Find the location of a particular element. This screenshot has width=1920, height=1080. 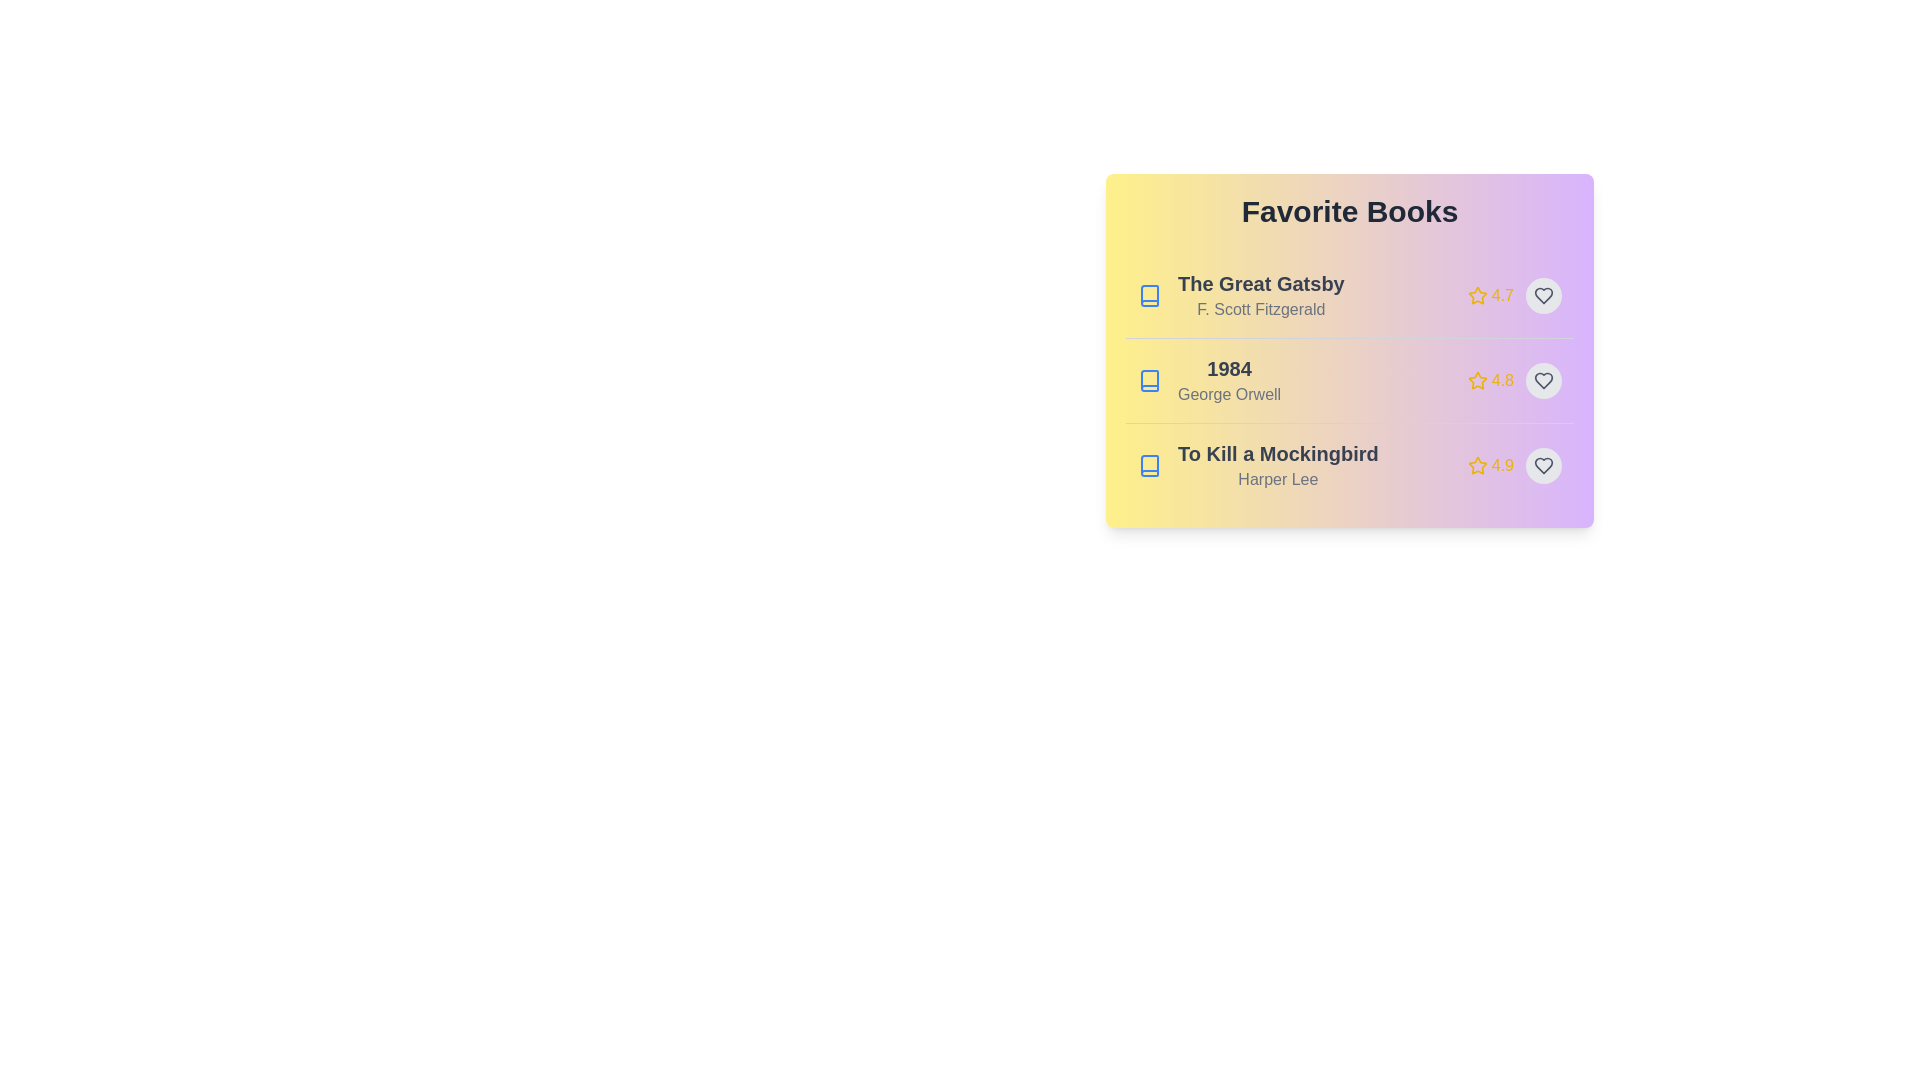

the book icon for To Kill a Mockingbird is located at coordinates (1150, 466).